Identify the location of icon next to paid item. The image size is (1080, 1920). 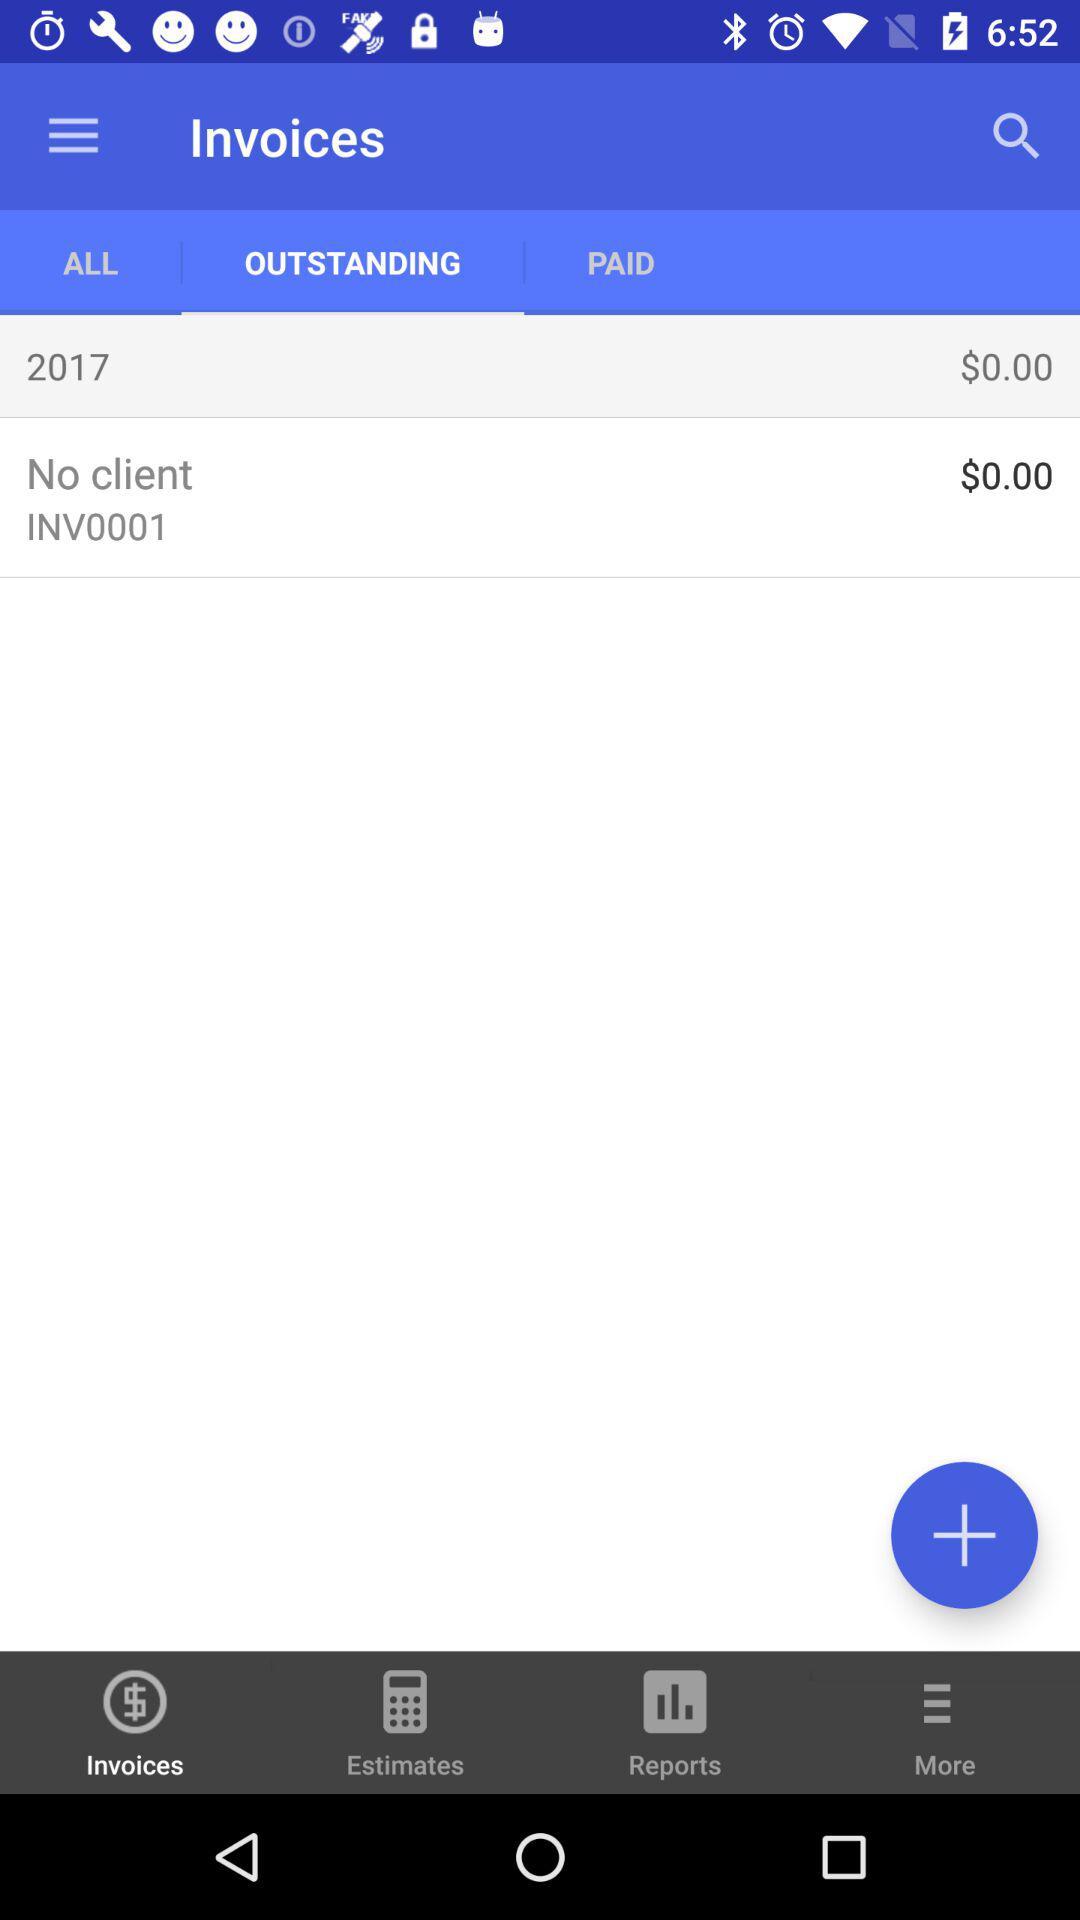
(351, 261).